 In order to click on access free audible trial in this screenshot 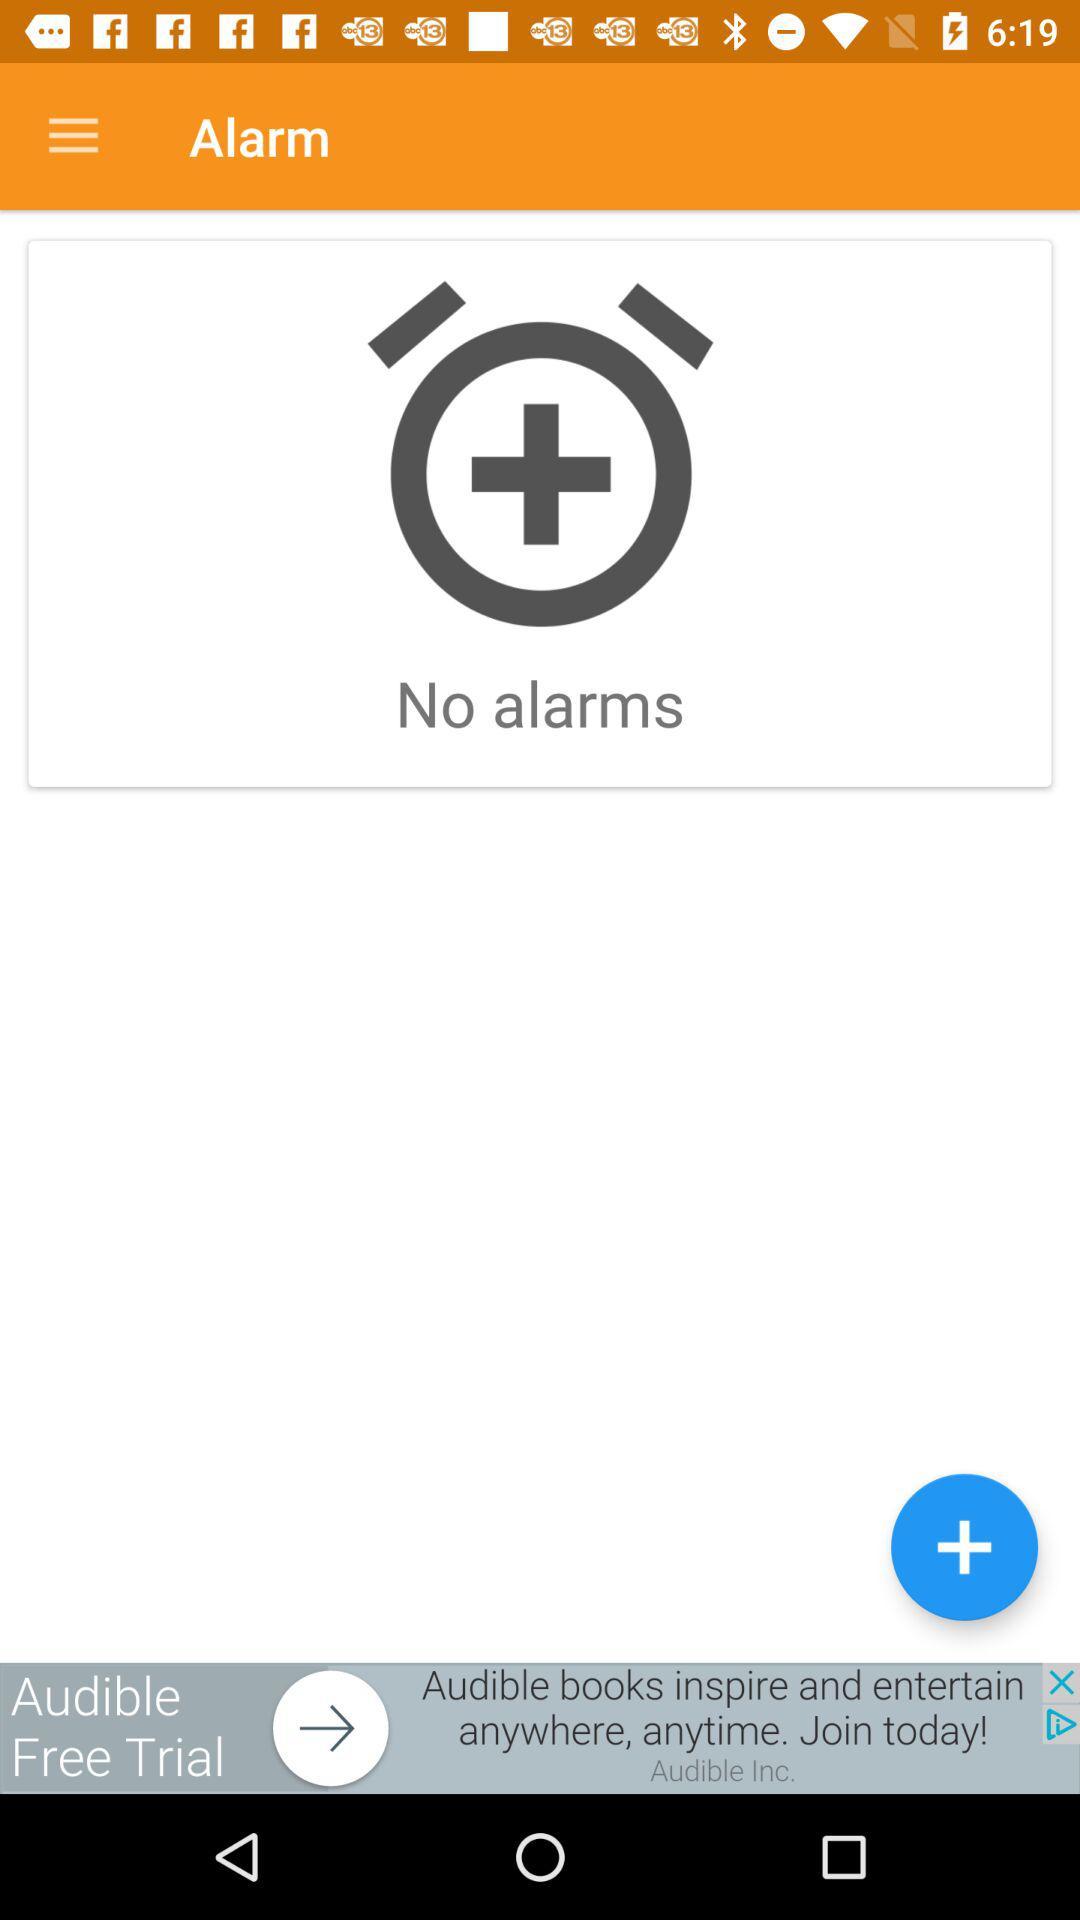, I will do `click(540, 1727)`.